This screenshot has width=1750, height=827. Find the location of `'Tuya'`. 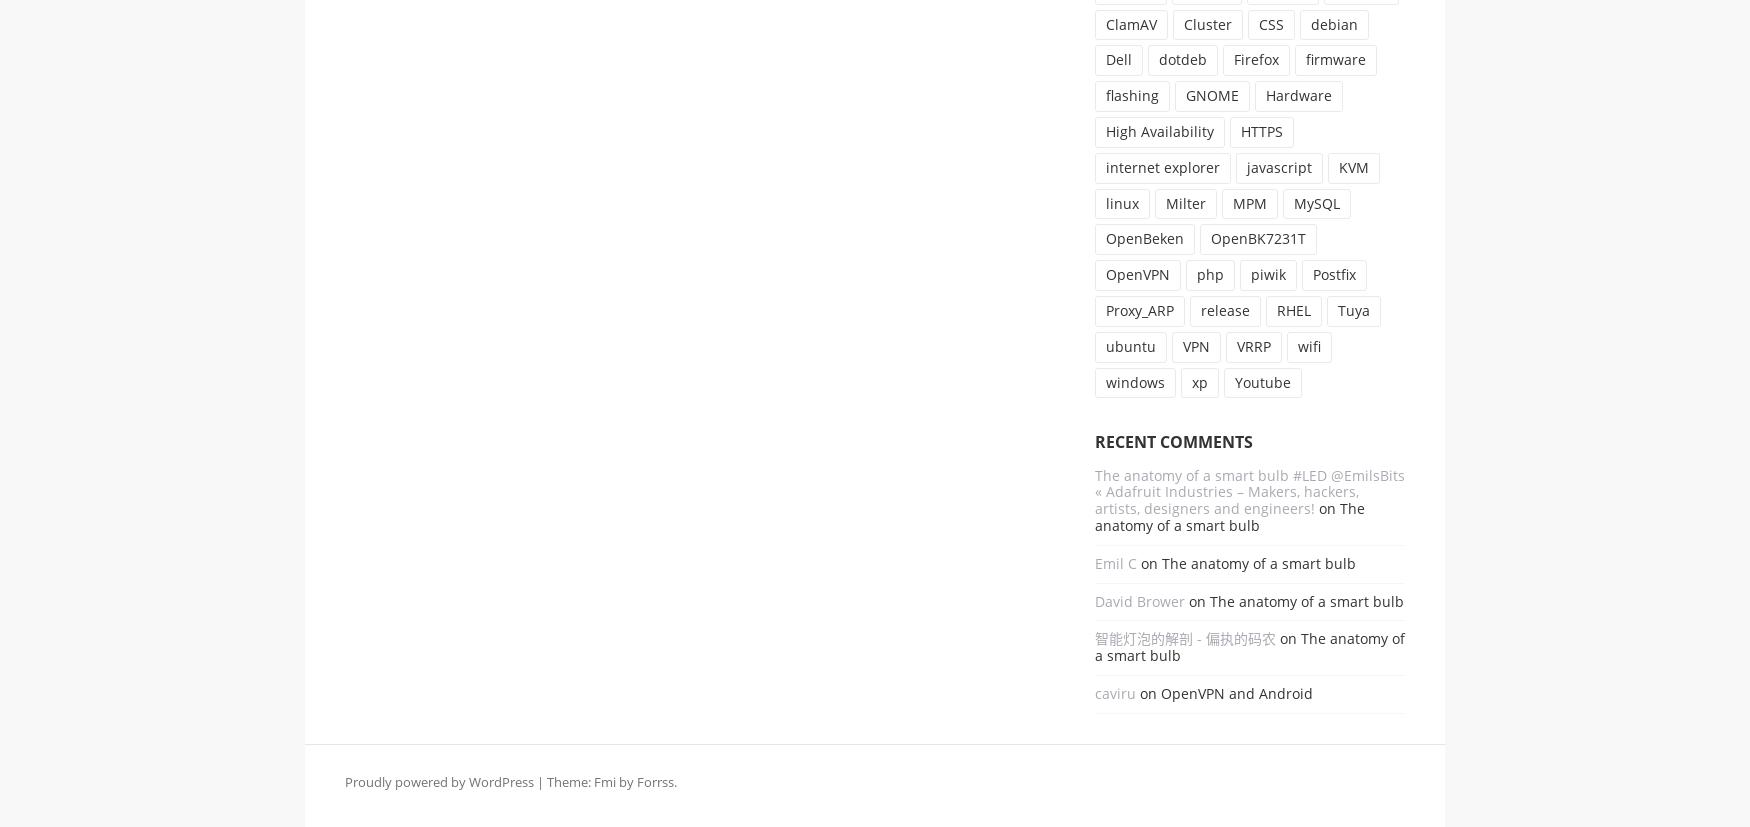

'Tuya' is located at coordinates (1353, 308).